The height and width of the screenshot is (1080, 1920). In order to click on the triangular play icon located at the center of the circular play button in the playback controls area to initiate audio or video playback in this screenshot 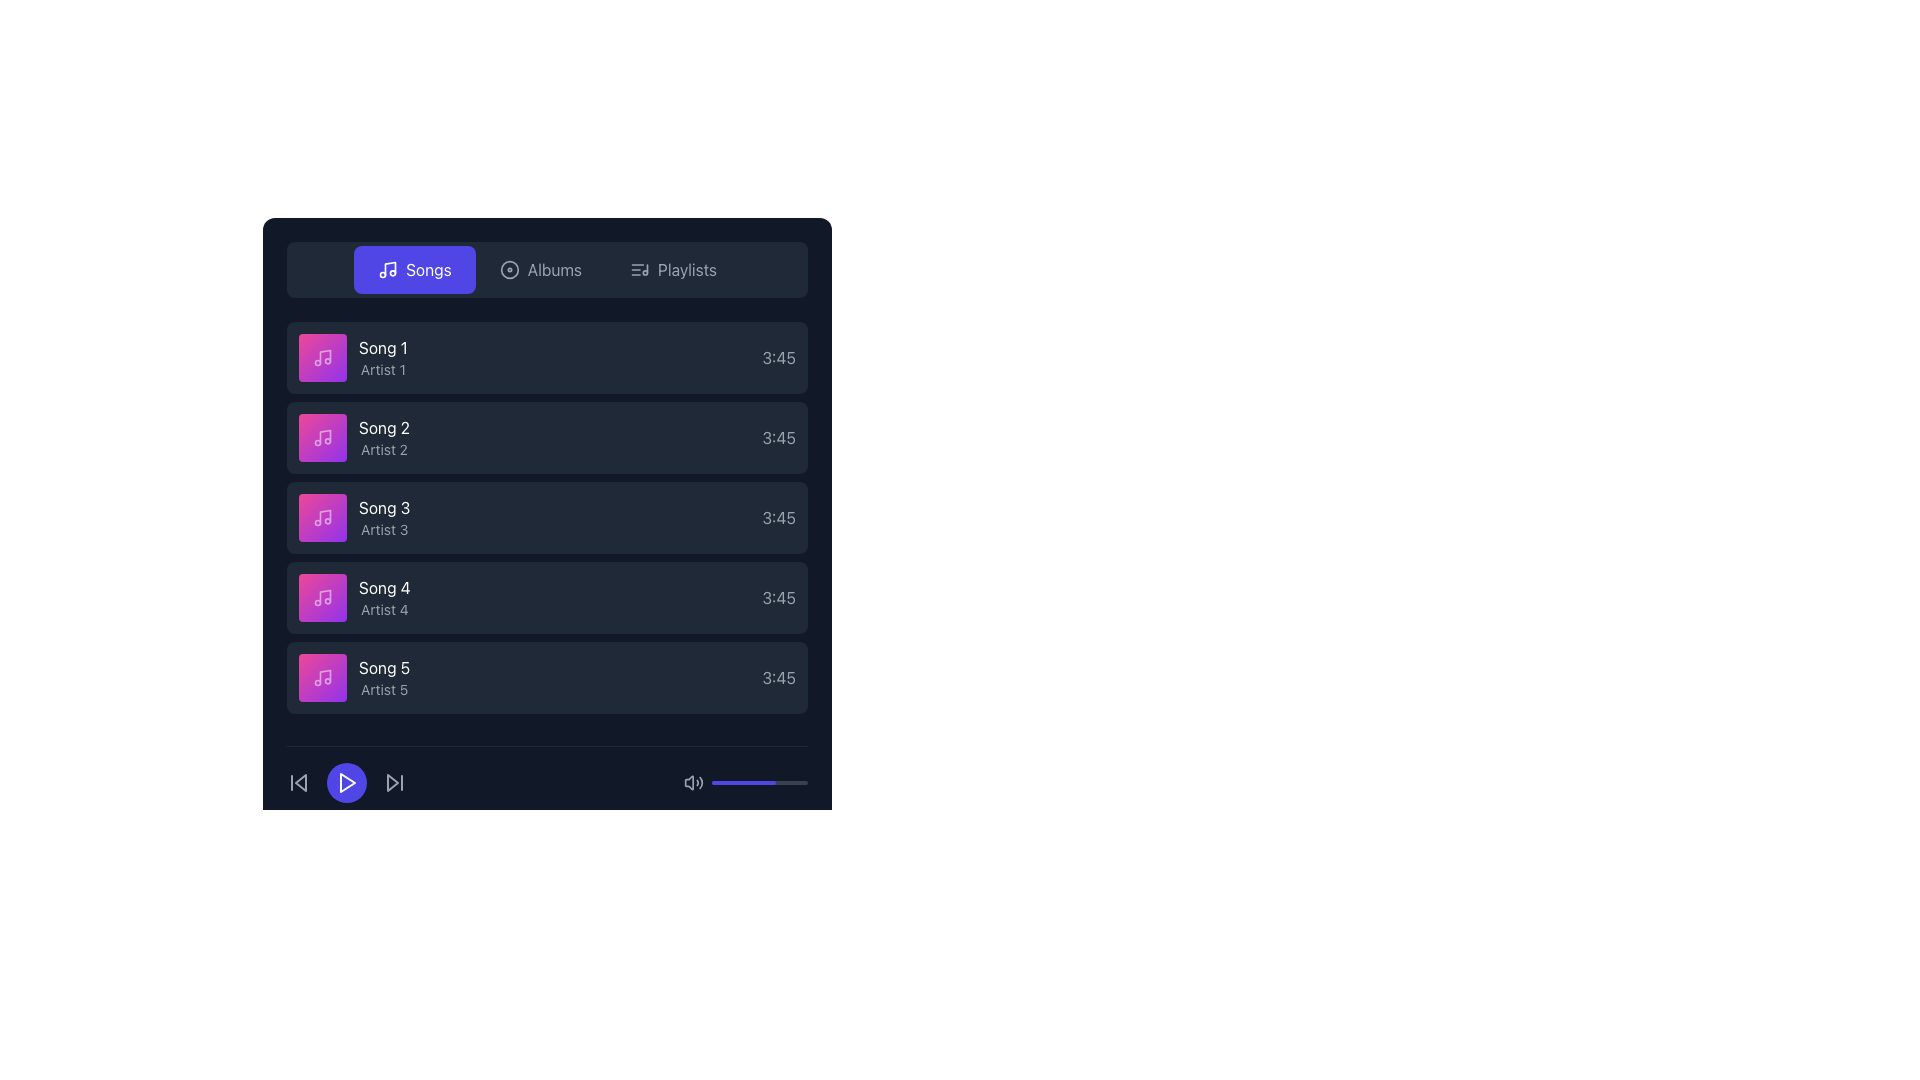, I will do `click(347, 782)`.